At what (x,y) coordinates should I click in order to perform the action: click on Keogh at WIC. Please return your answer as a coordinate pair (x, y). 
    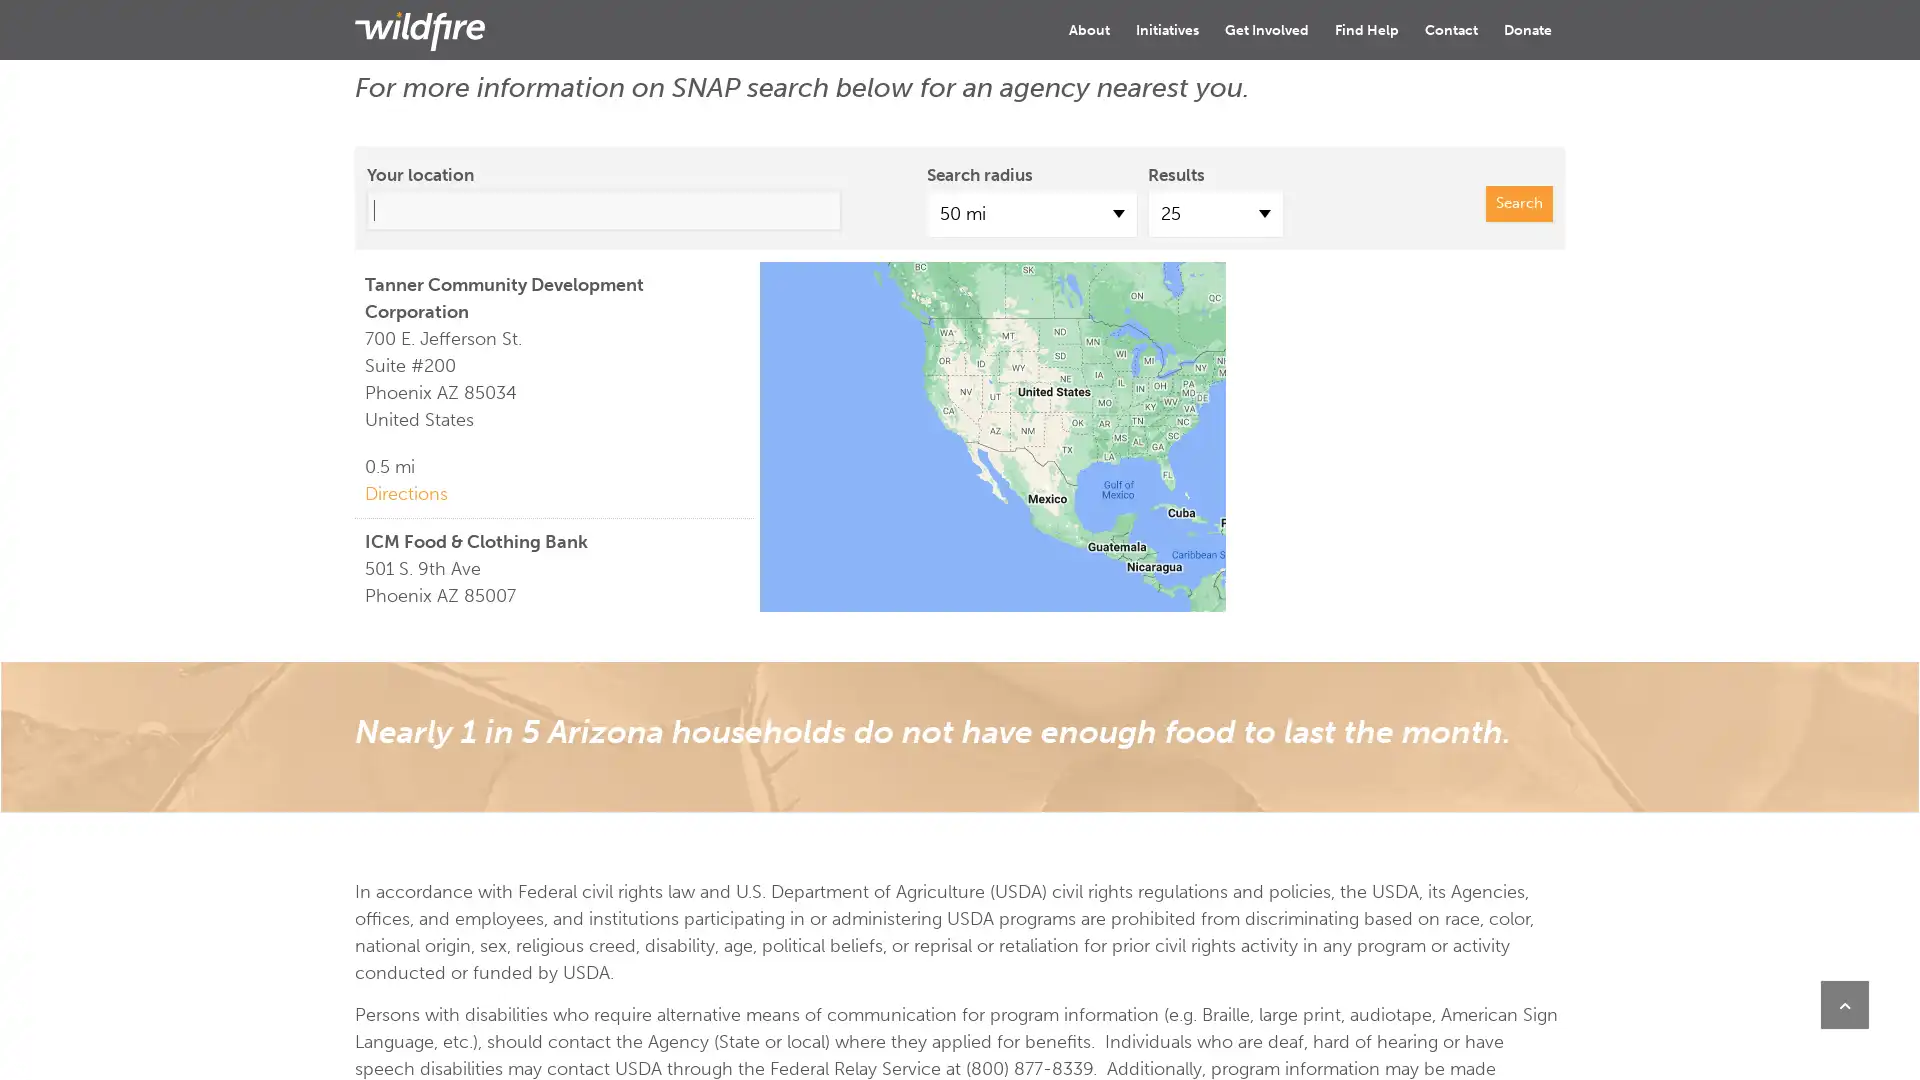
    Looking at the image, I should click on (1147, 434).